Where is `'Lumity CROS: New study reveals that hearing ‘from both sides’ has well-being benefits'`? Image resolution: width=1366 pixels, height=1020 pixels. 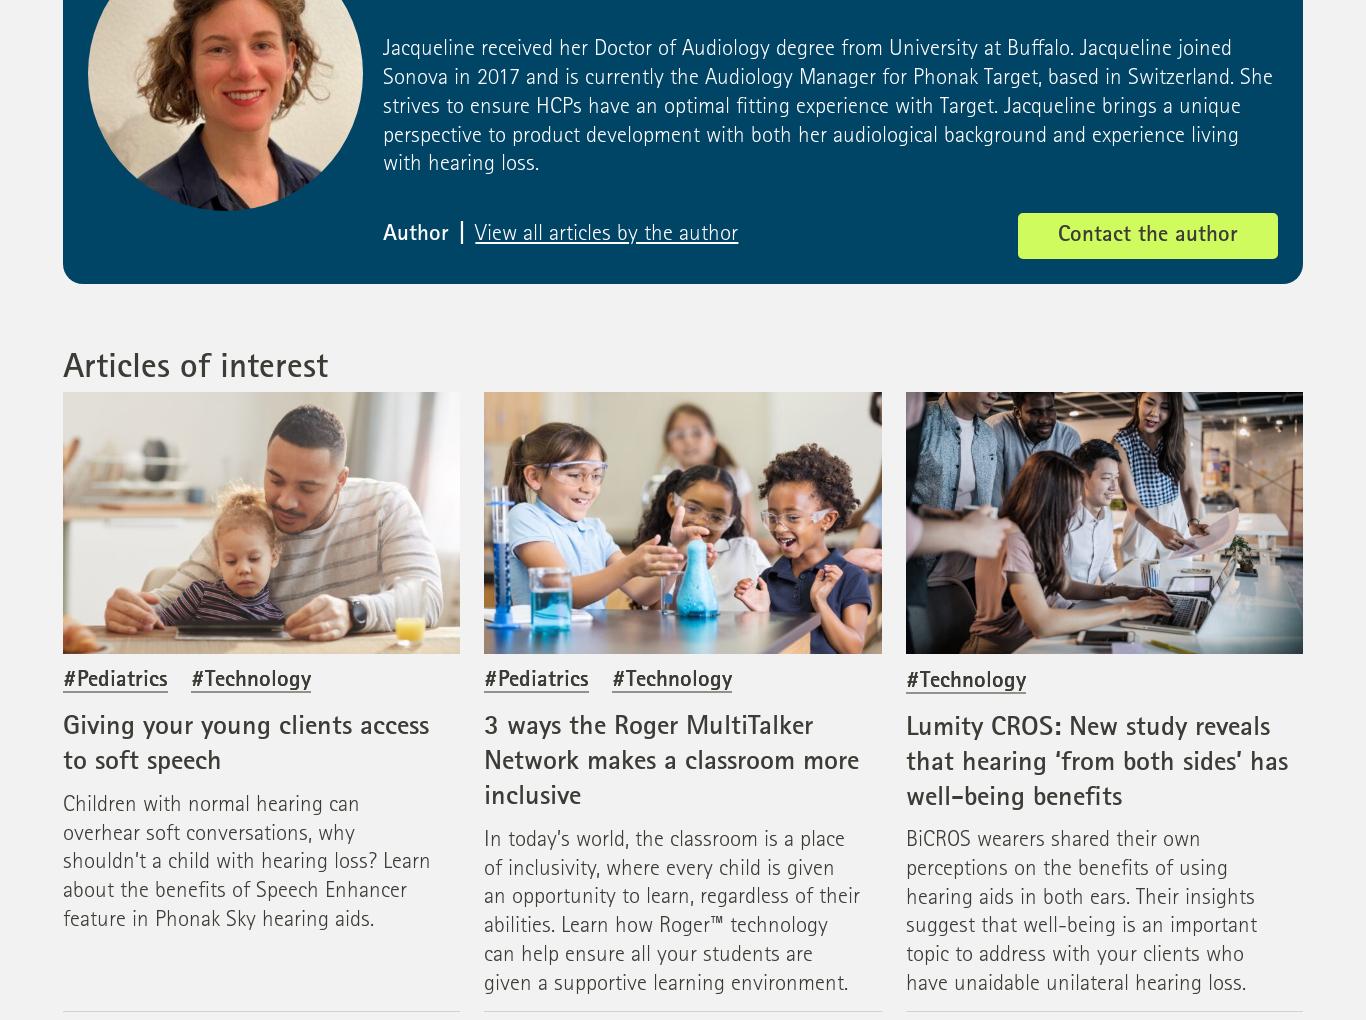
'Lumity CROS: New study reveals that hearing ‘from both sides’ has well-being benefits' is located at coordinates (903, 762).